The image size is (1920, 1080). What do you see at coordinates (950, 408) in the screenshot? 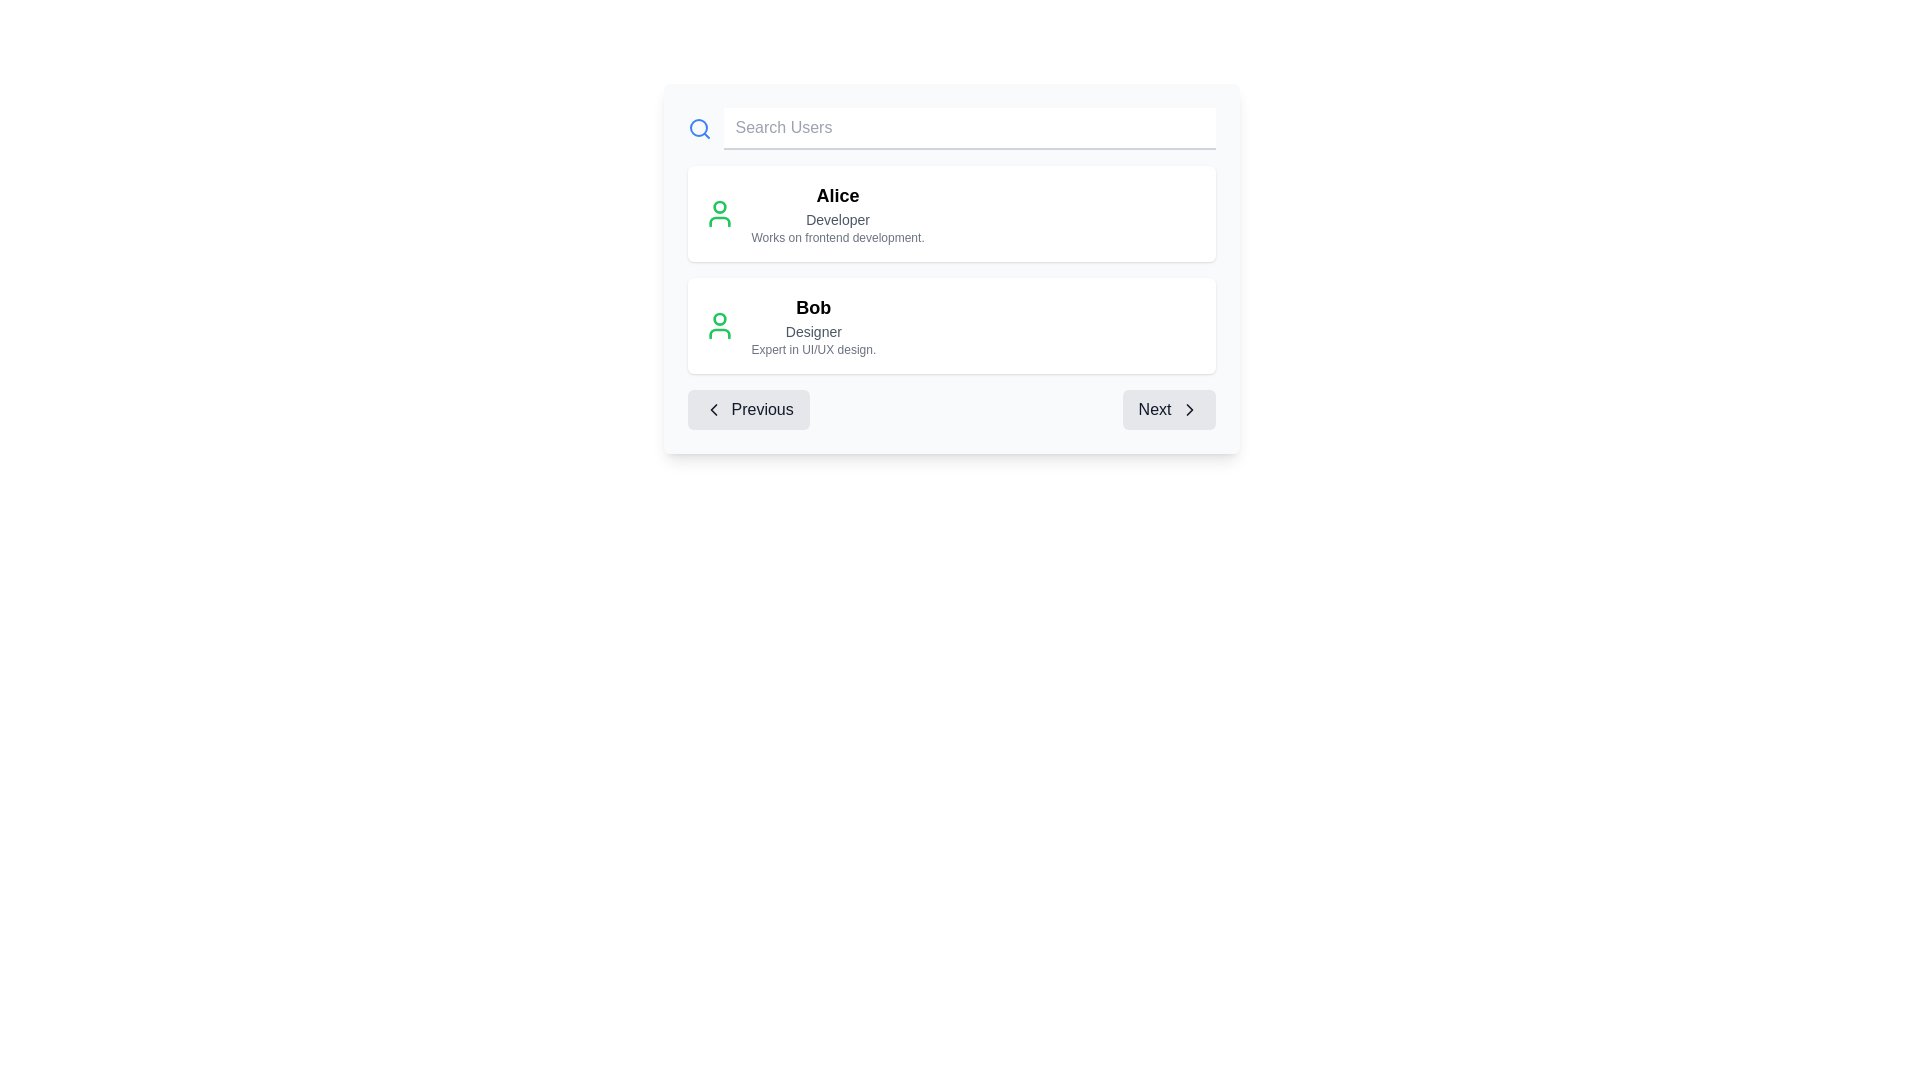
I see `the Pagination controls with buttons` at bounding box center [950, 408].